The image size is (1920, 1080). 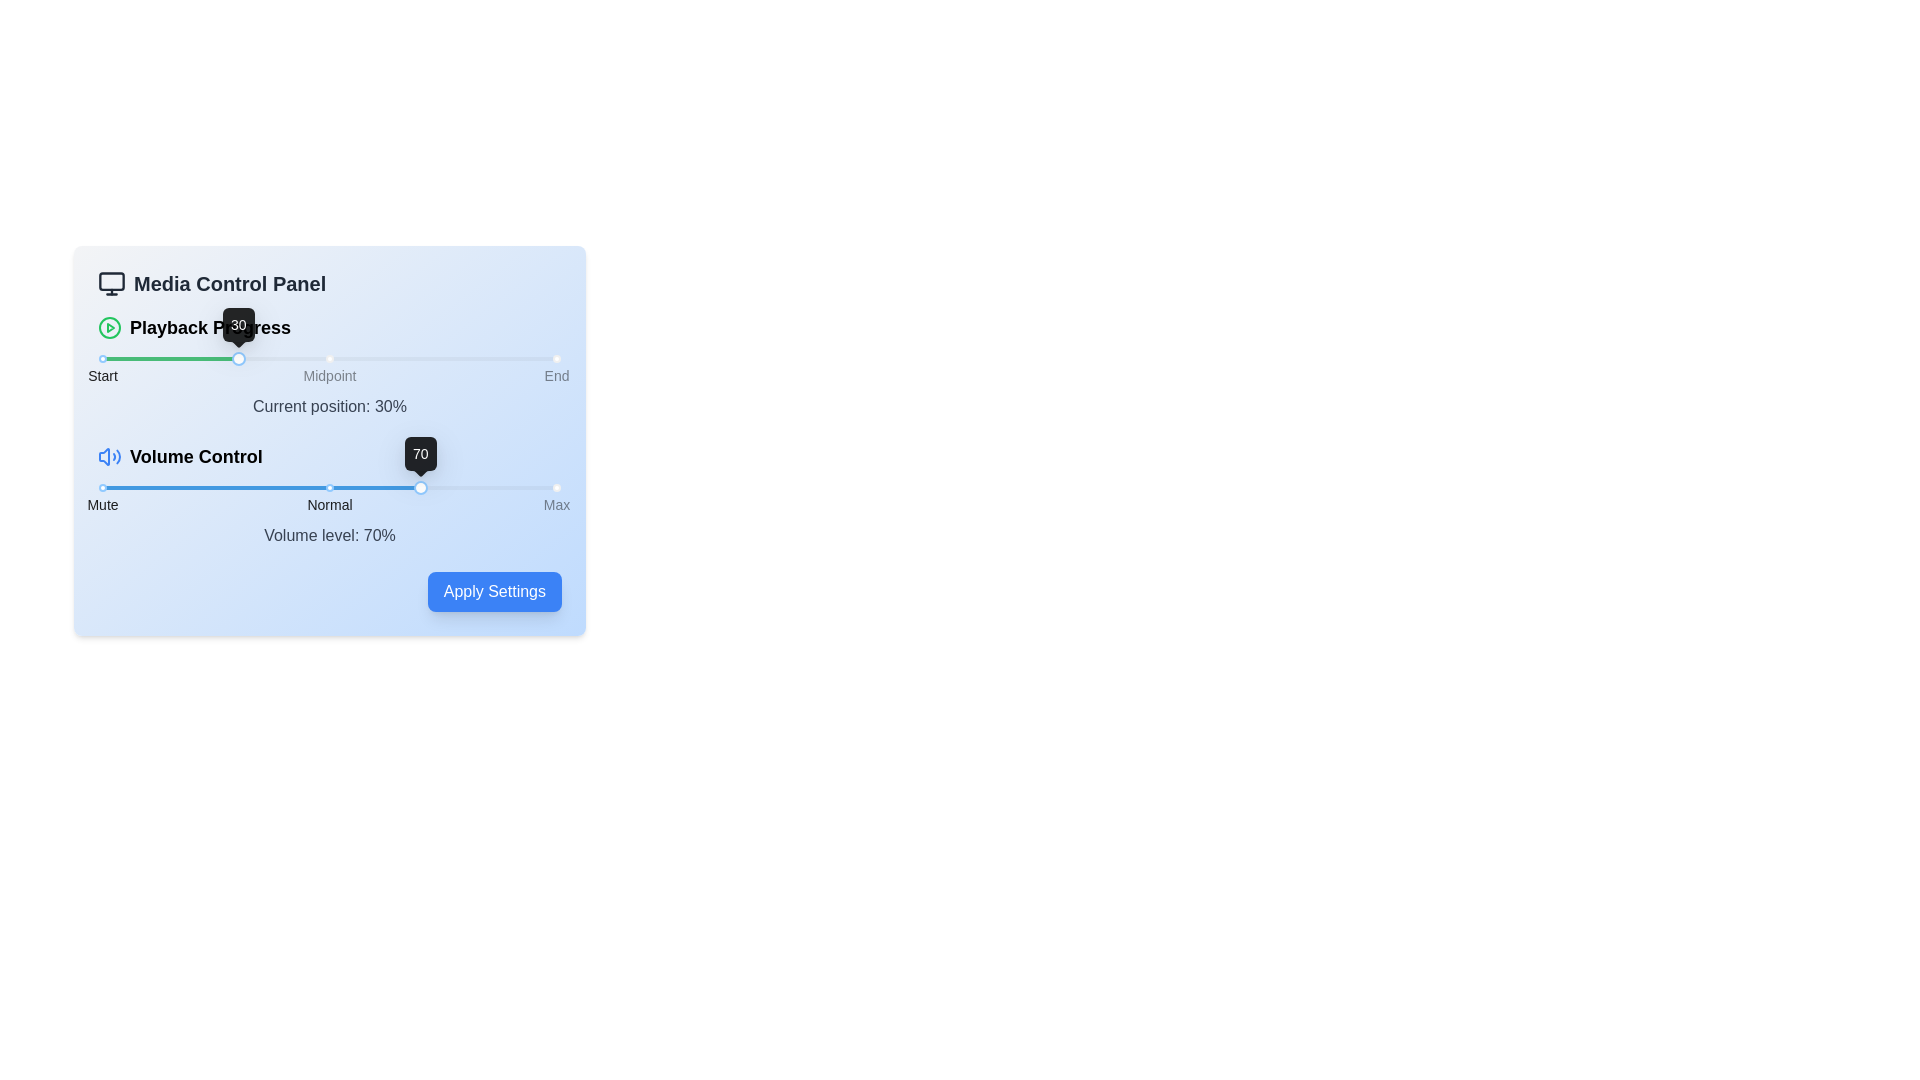 What do you see at coordinates (220, 357) in the screenshot?
I see `playback progress` at bounding box center [220, 357].